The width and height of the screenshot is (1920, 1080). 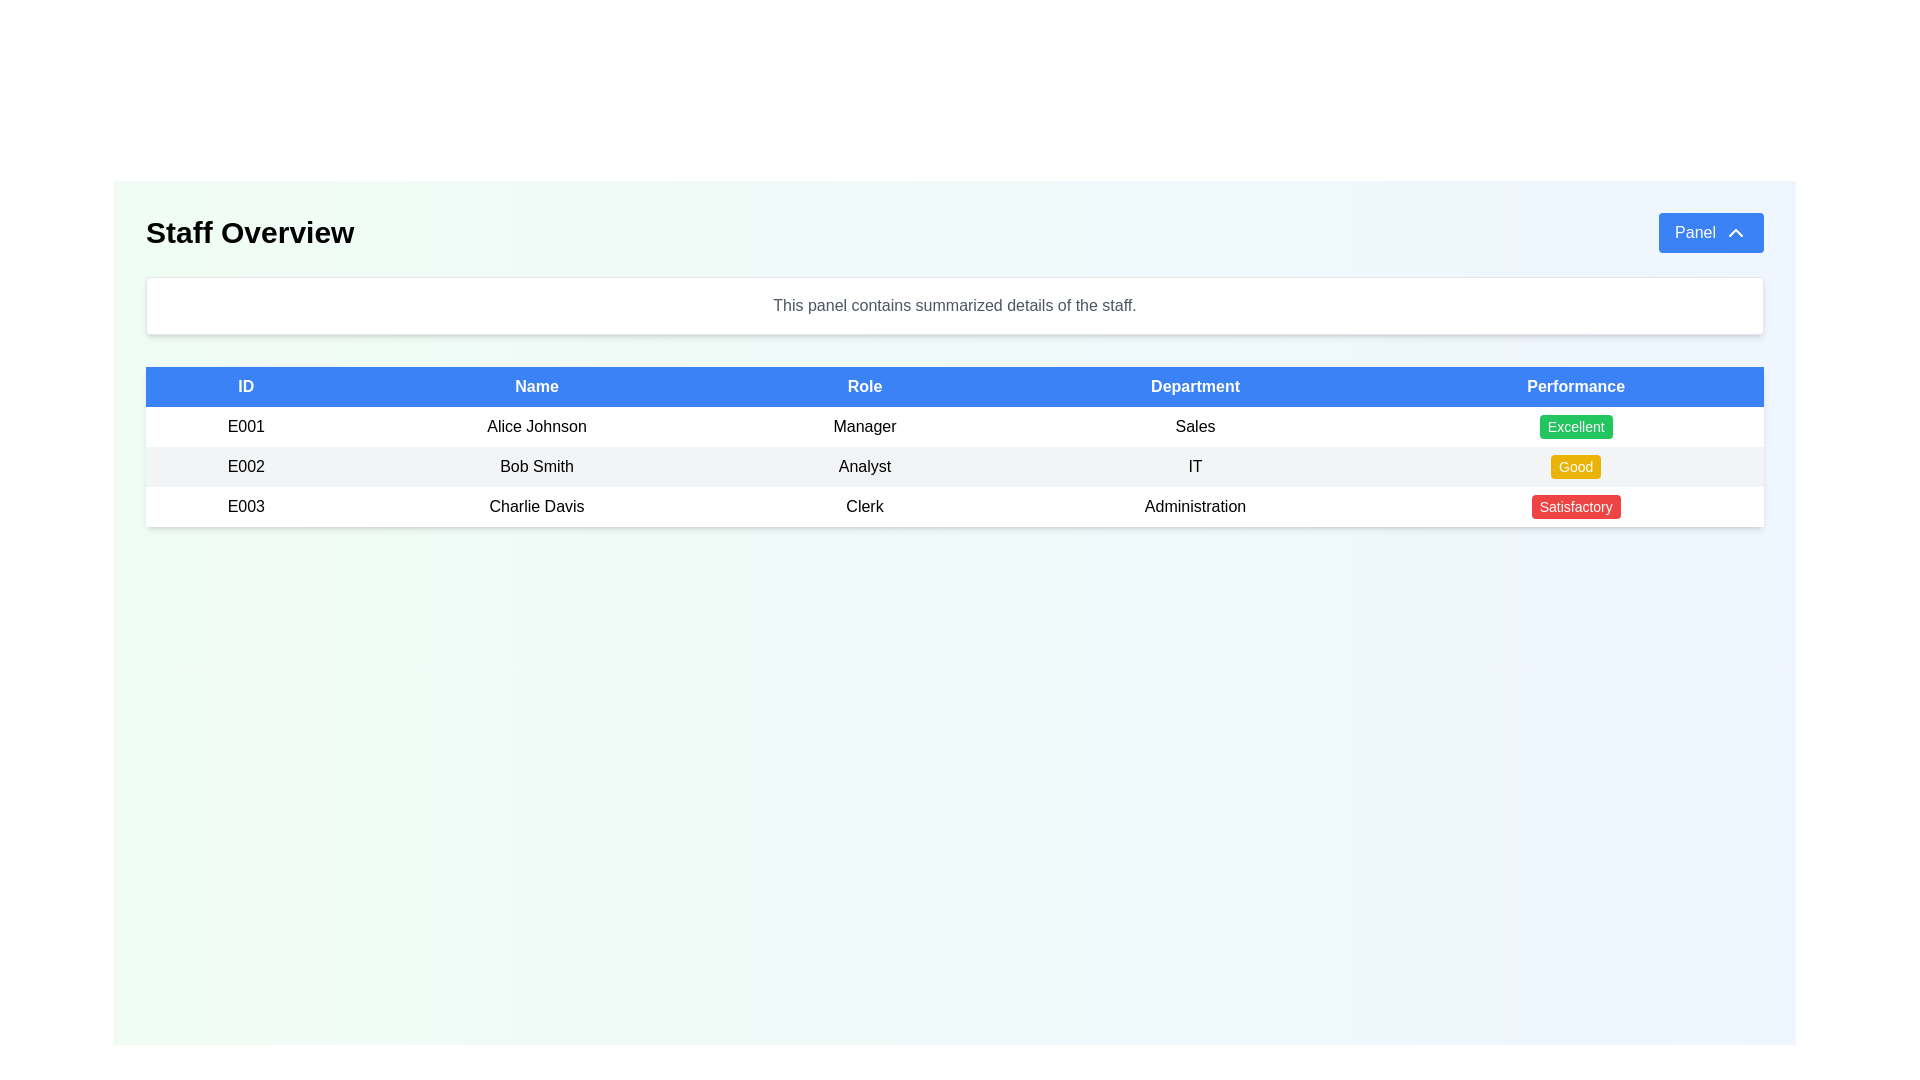 I want to click on the first row in the employee details table, which describes employee ID 'E001', name 'Alice Johnson', role 'Manager', department 'Sales', and performance status 'Excellent', so click(x=954, y=426).